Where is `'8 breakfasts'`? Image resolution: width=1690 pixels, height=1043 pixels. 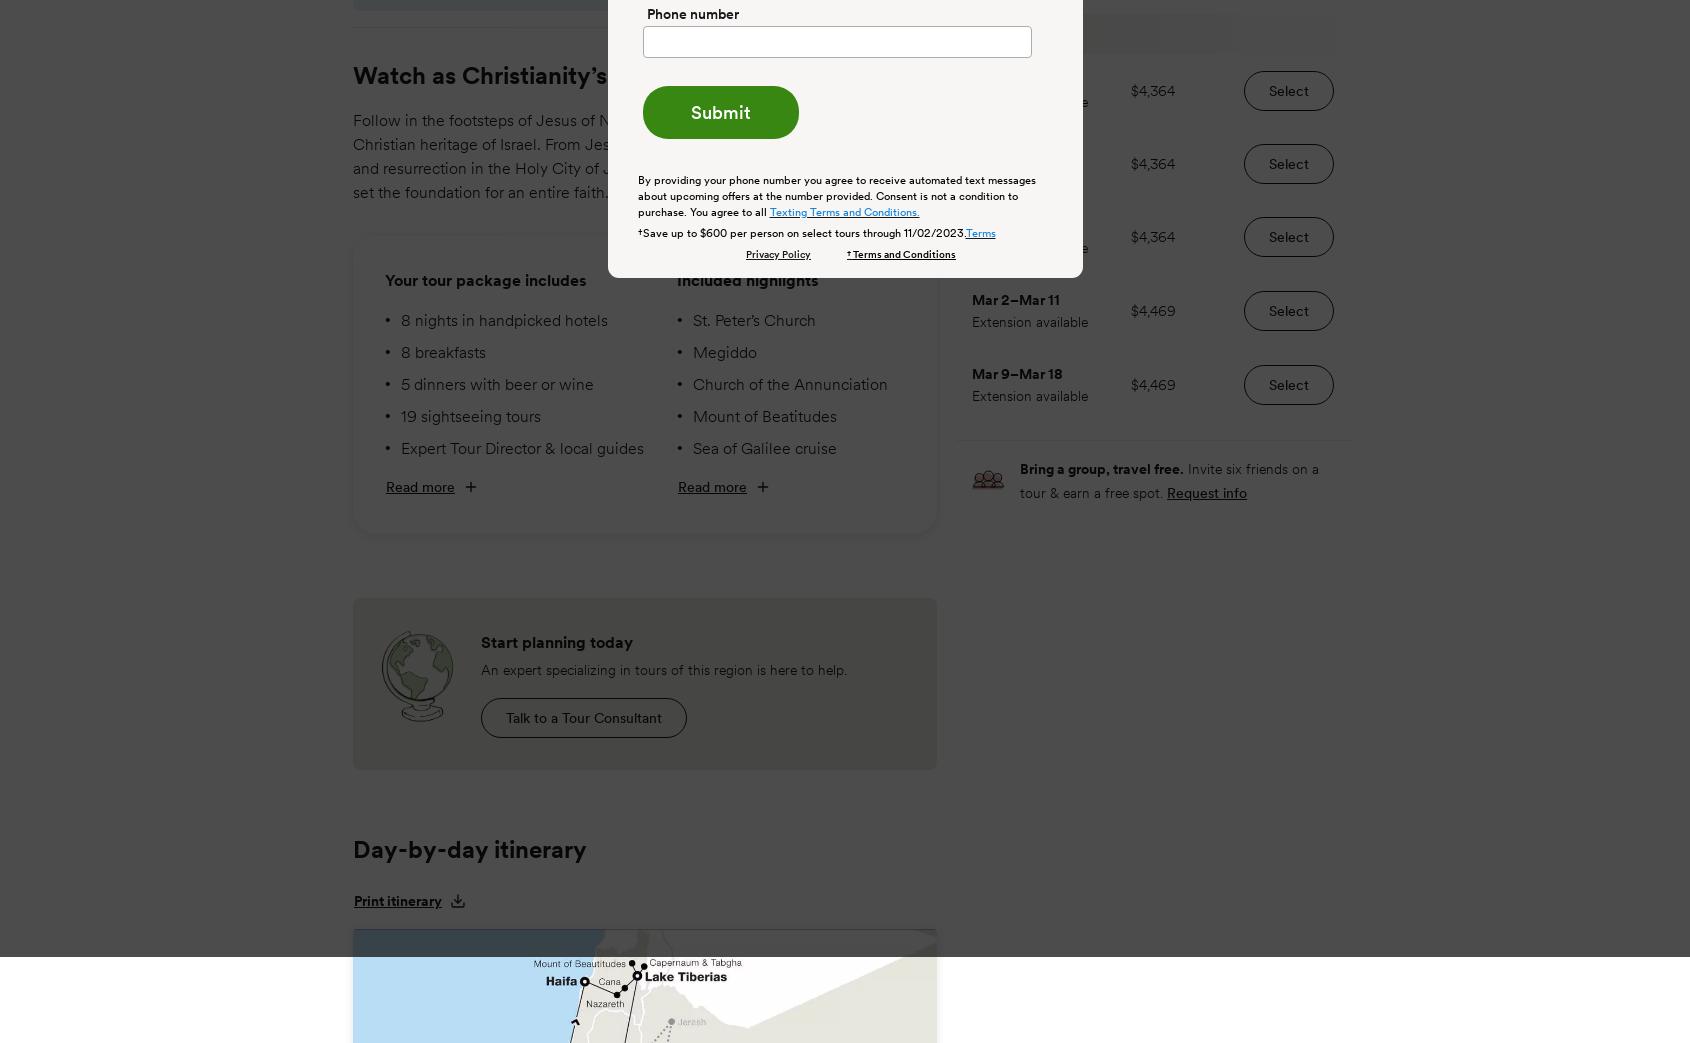 '8 breakfasts' is located at coordinates (443, 349).